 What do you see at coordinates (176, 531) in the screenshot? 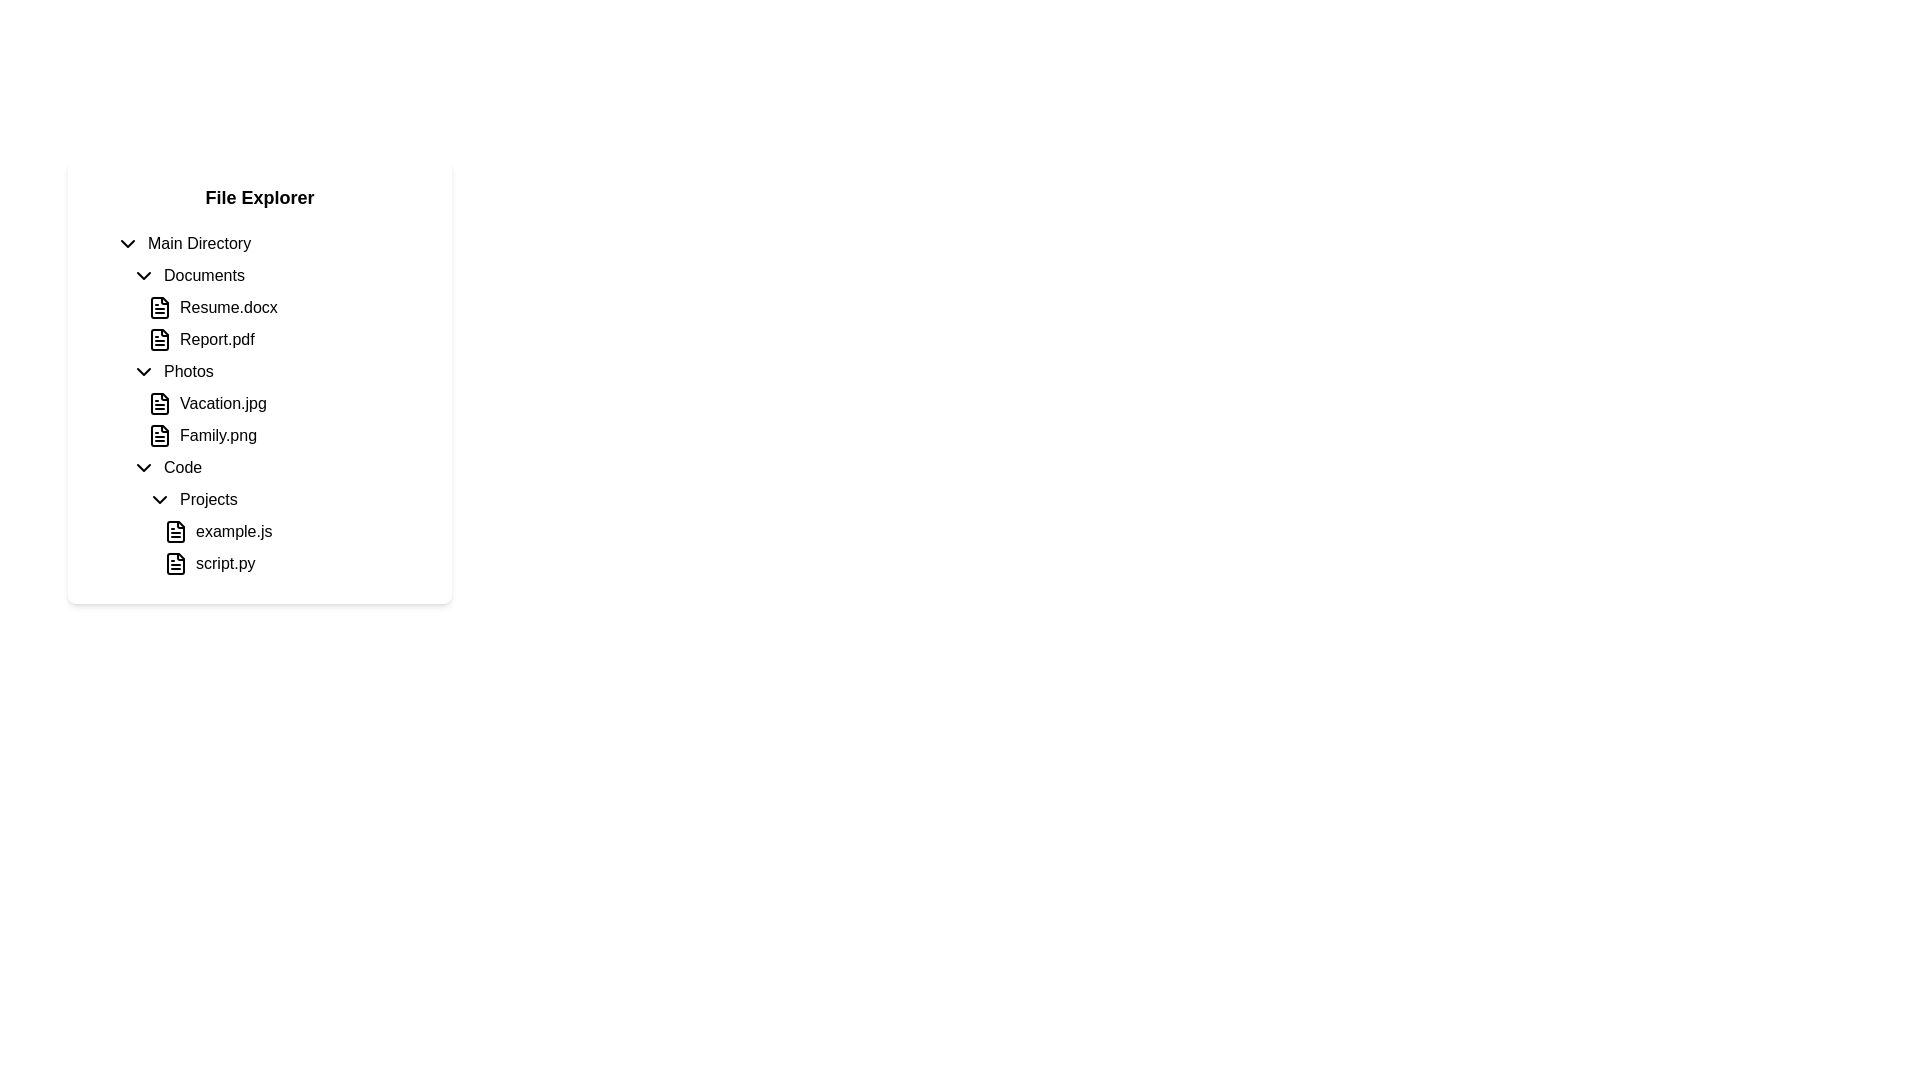
I see `the black file icon styled as a document, located to the left of the file name 'example.js' under the 'Projects' subsection of the 'Code' directory in the file explorer` at bounding box center [176, 531].